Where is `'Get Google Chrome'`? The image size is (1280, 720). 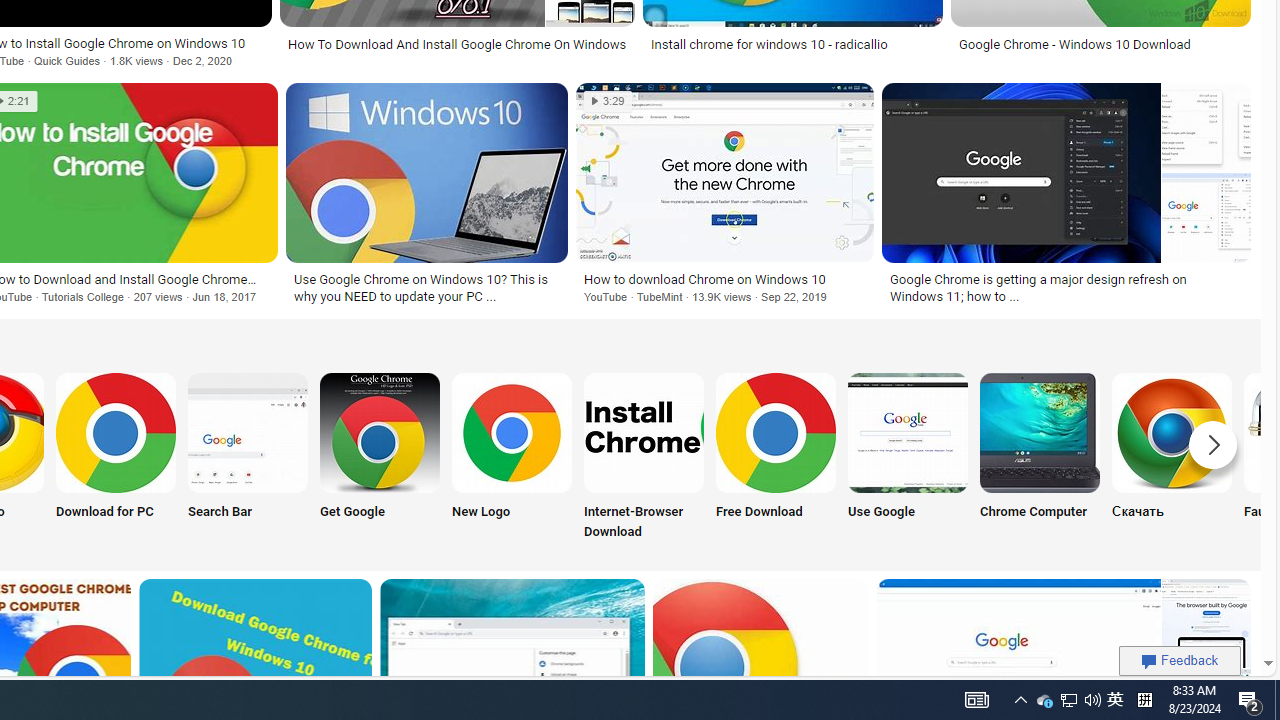
'Get Google Chrome' is located at coordinates (380, 431).